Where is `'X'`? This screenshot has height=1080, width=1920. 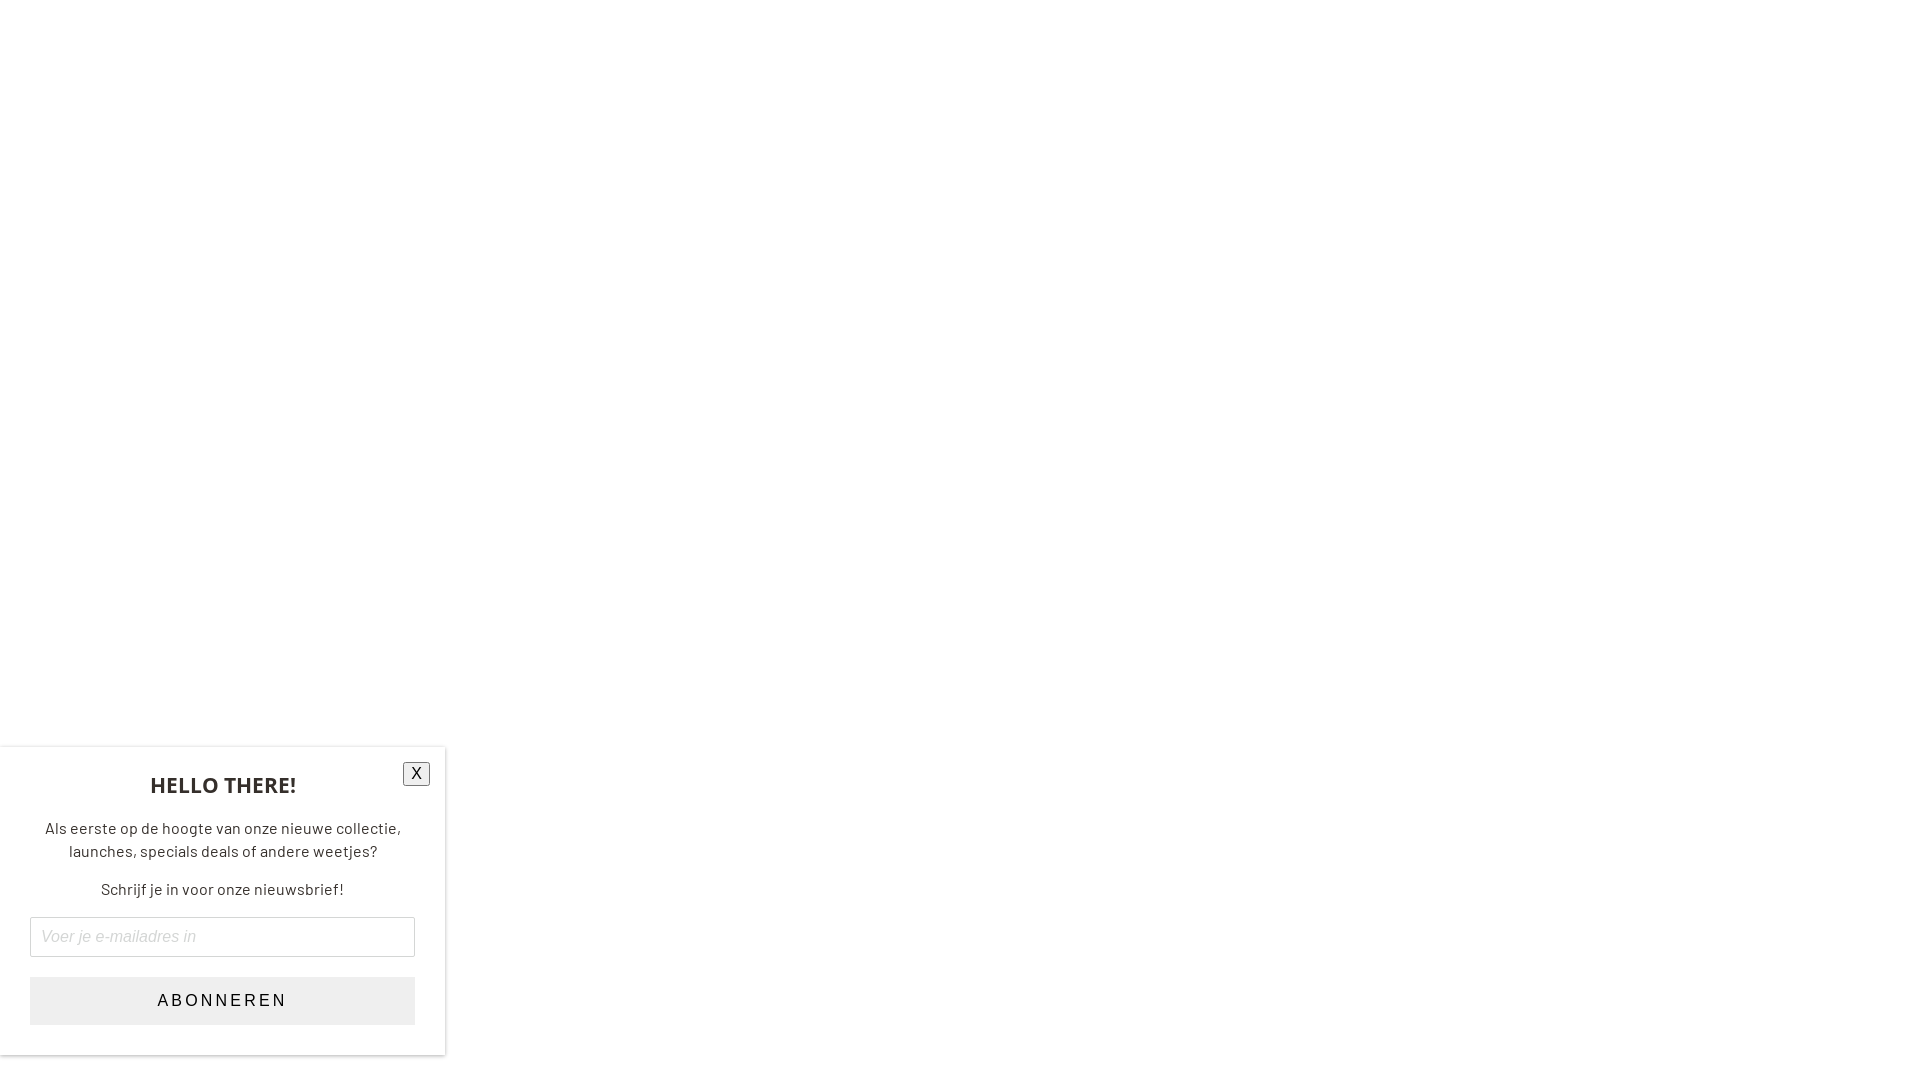 'X' is located at coordinates (415, 773).